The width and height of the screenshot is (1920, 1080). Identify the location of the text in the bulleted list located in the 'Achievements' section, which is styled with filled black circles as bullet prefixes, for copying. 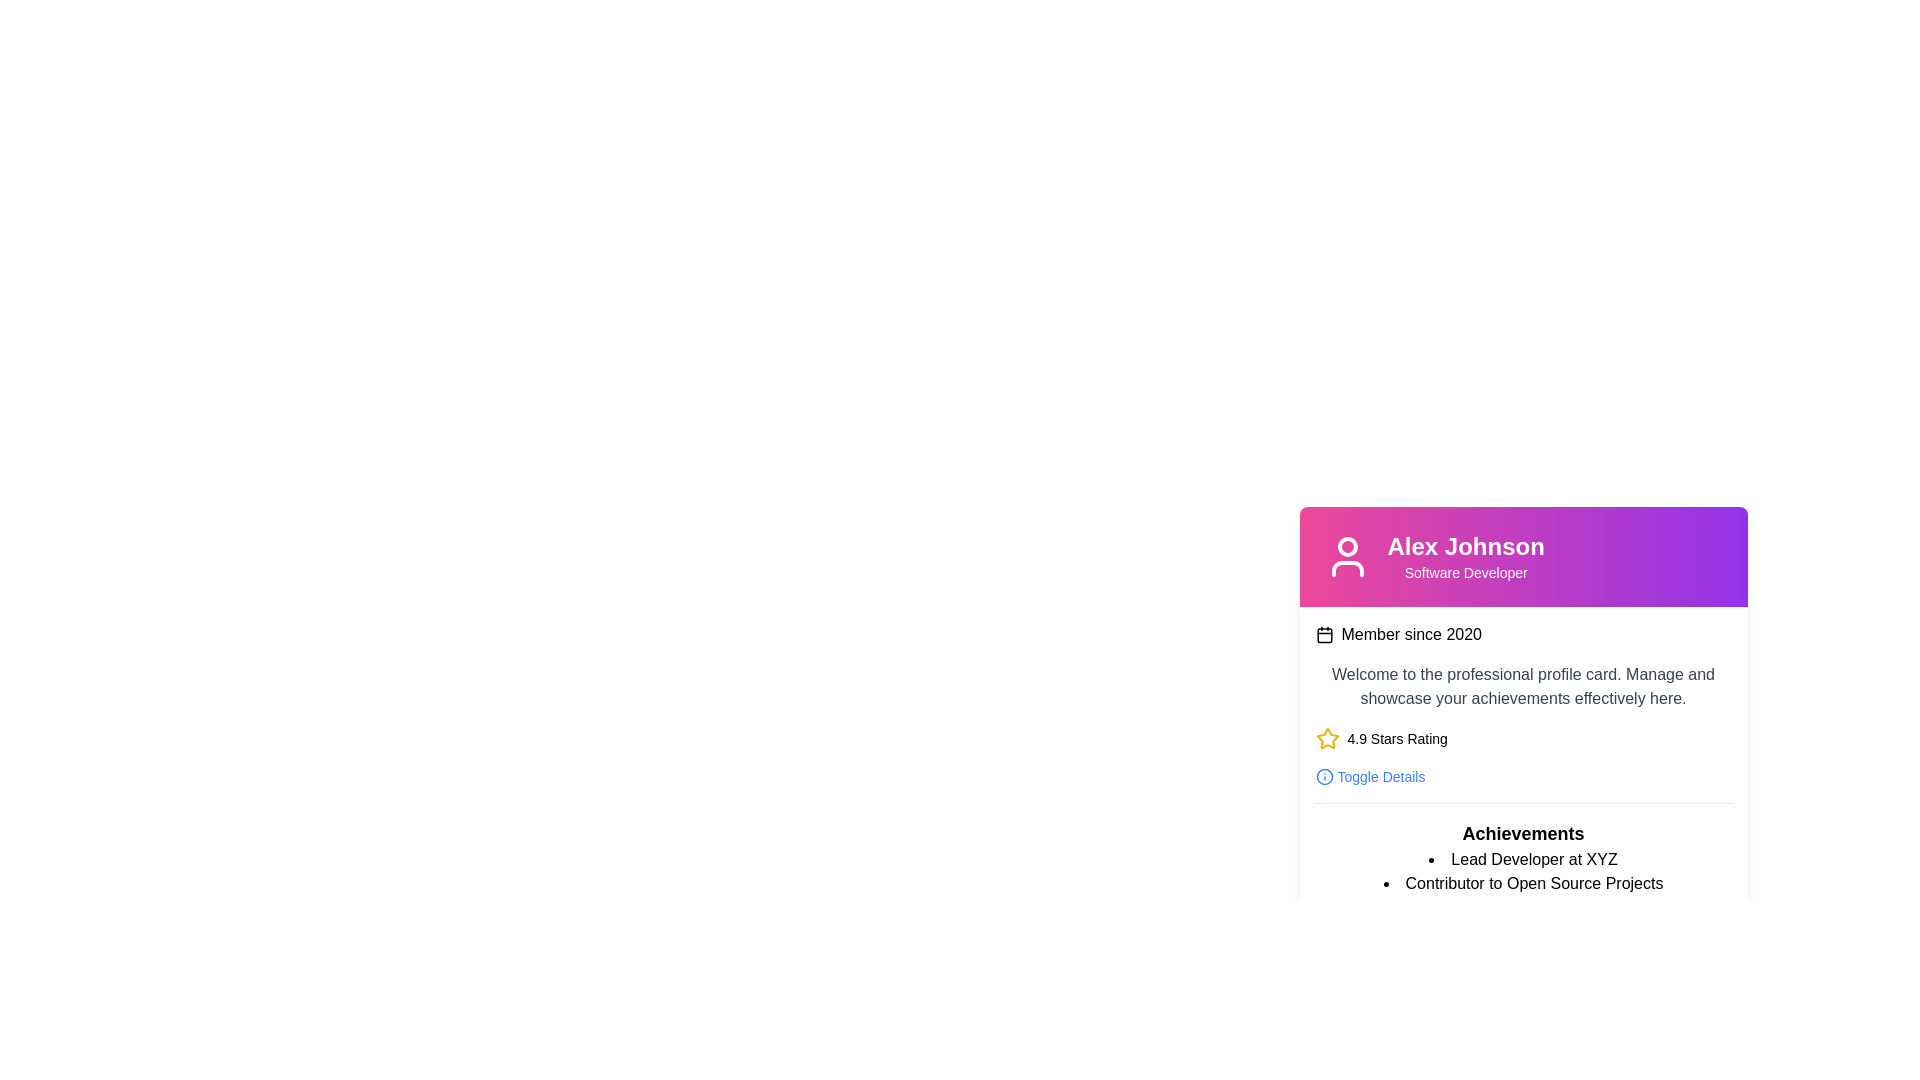
(1522, 882).